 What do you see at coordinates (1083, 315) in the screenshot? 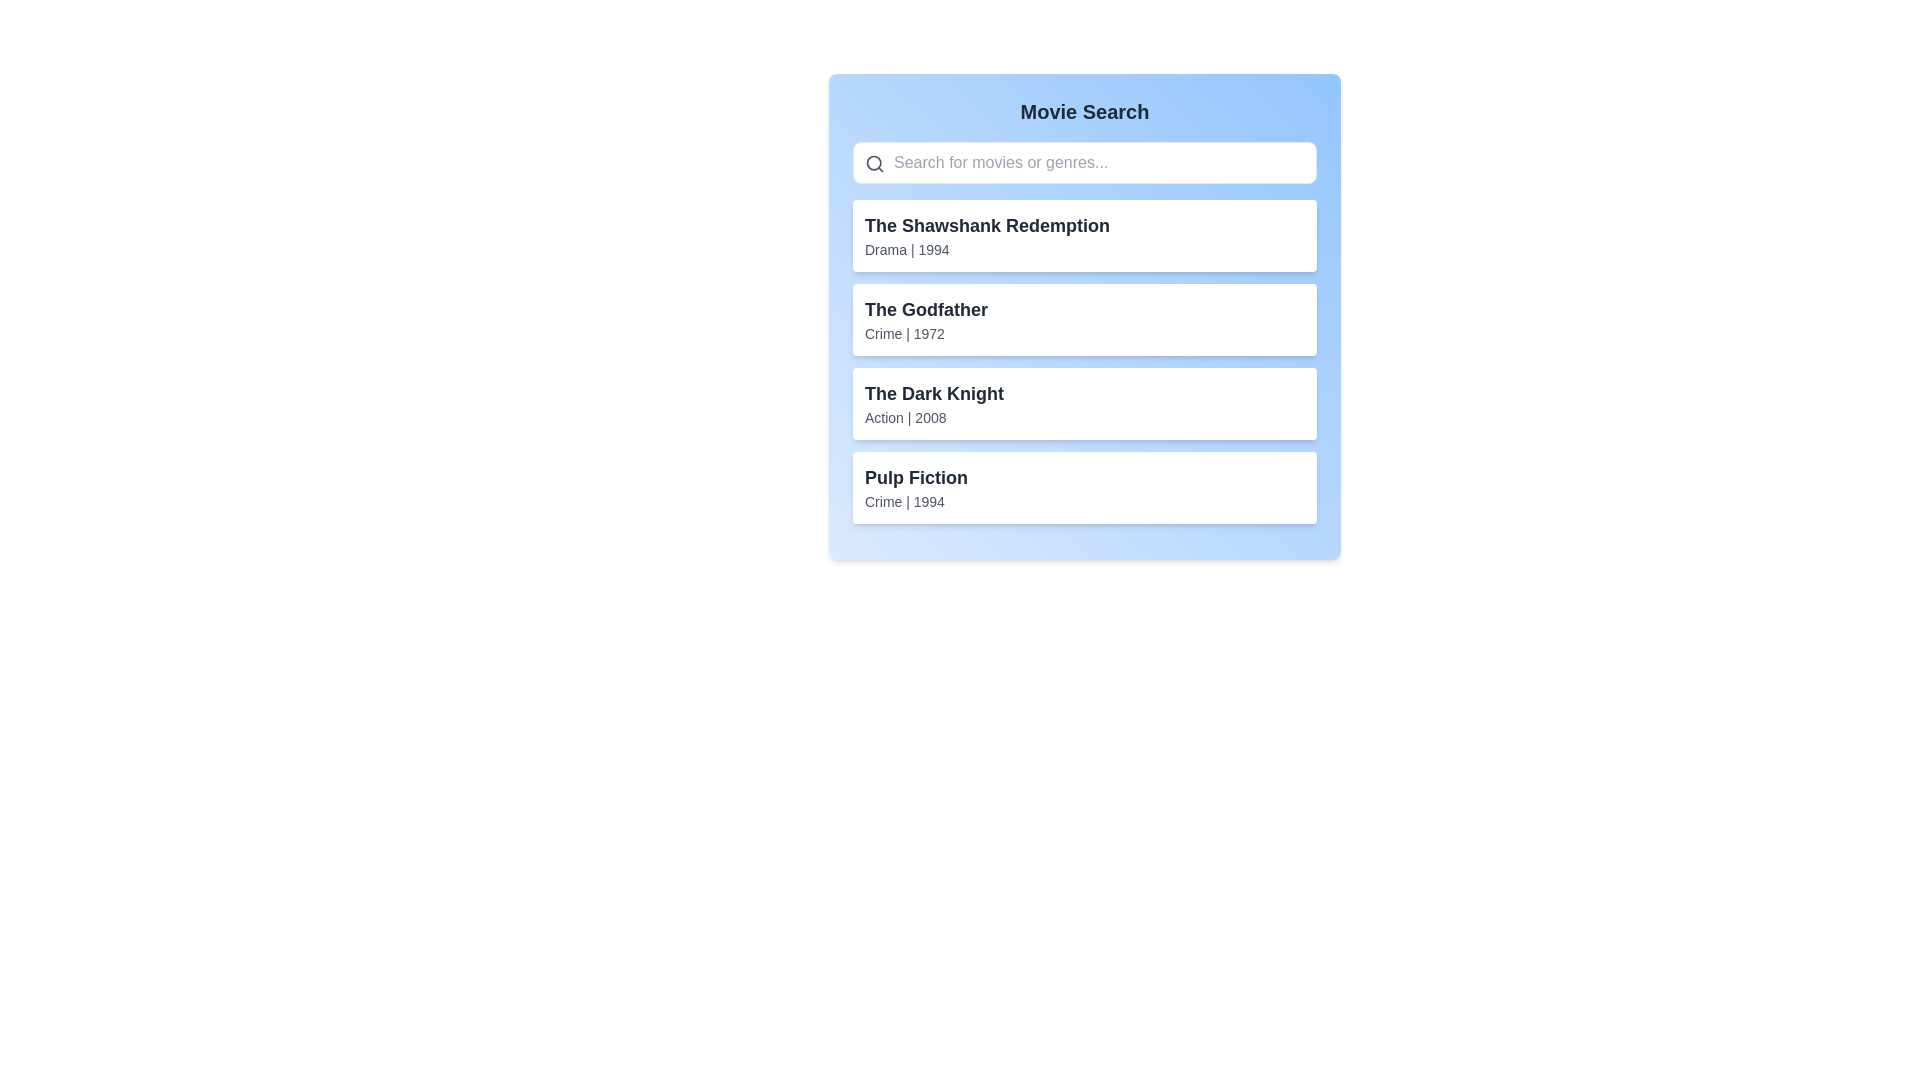
I see `the list item containing 'The Godfather'` at bounding box center [1083, 315].